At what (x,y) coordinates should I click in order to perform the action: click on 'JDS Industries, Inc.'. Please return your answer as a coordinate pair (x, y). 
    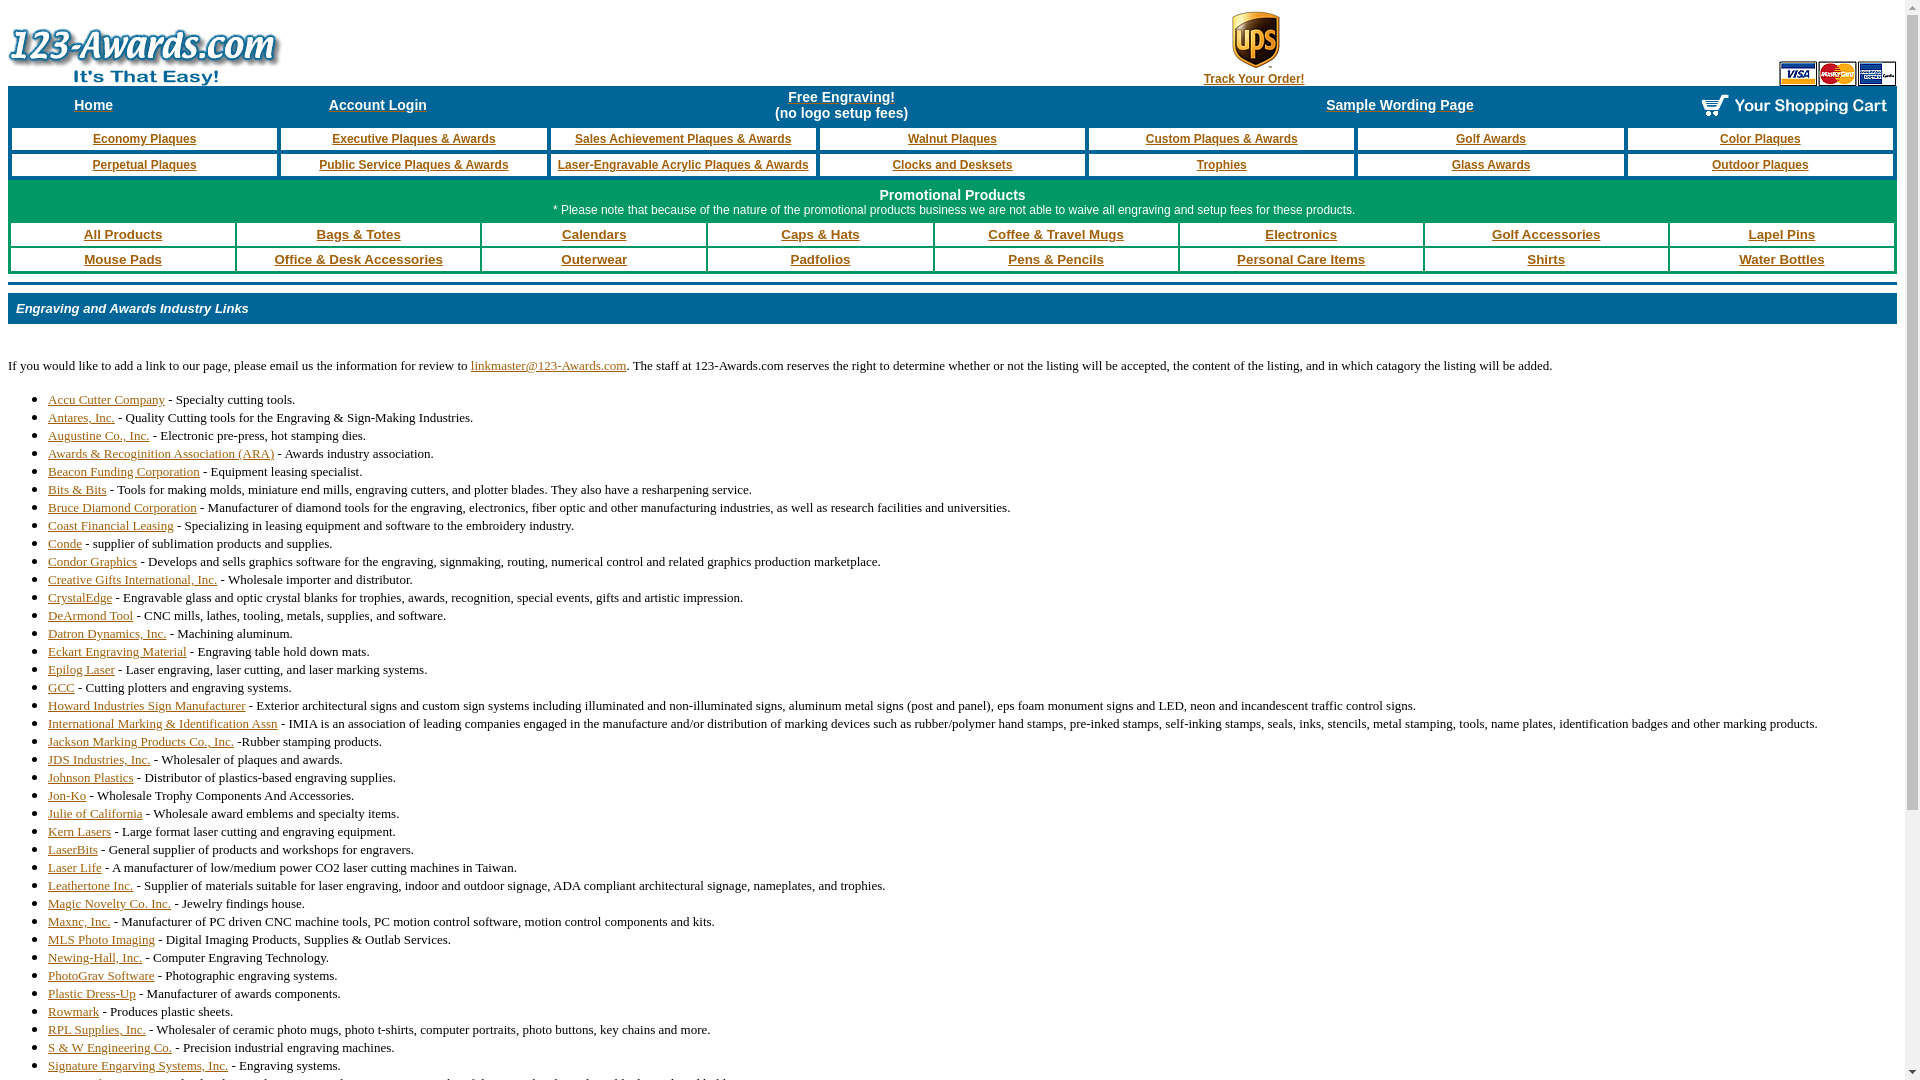
    Looking at the image, I should click on (98, 759).